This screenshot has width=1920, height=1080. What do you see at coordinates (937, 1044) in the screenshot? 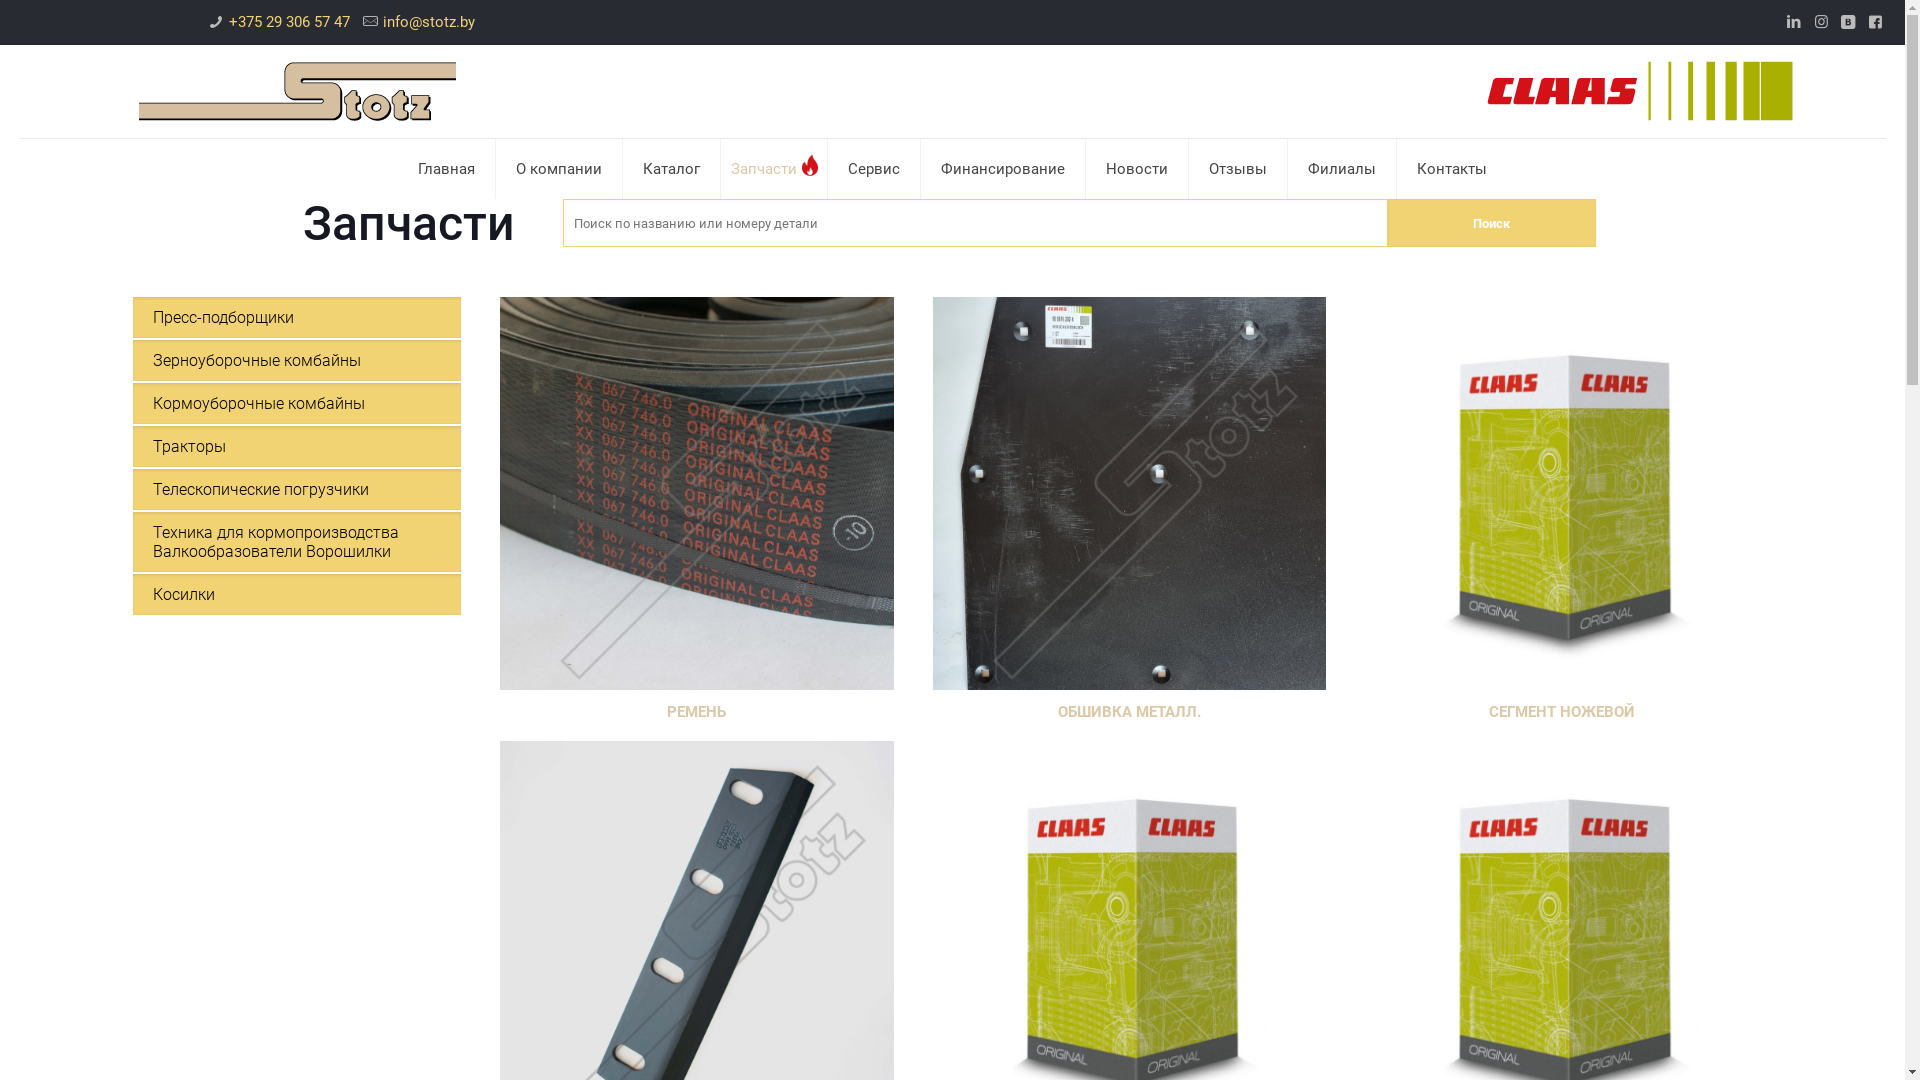
I see `'Instagram'` at bounding box center [937, 1044].